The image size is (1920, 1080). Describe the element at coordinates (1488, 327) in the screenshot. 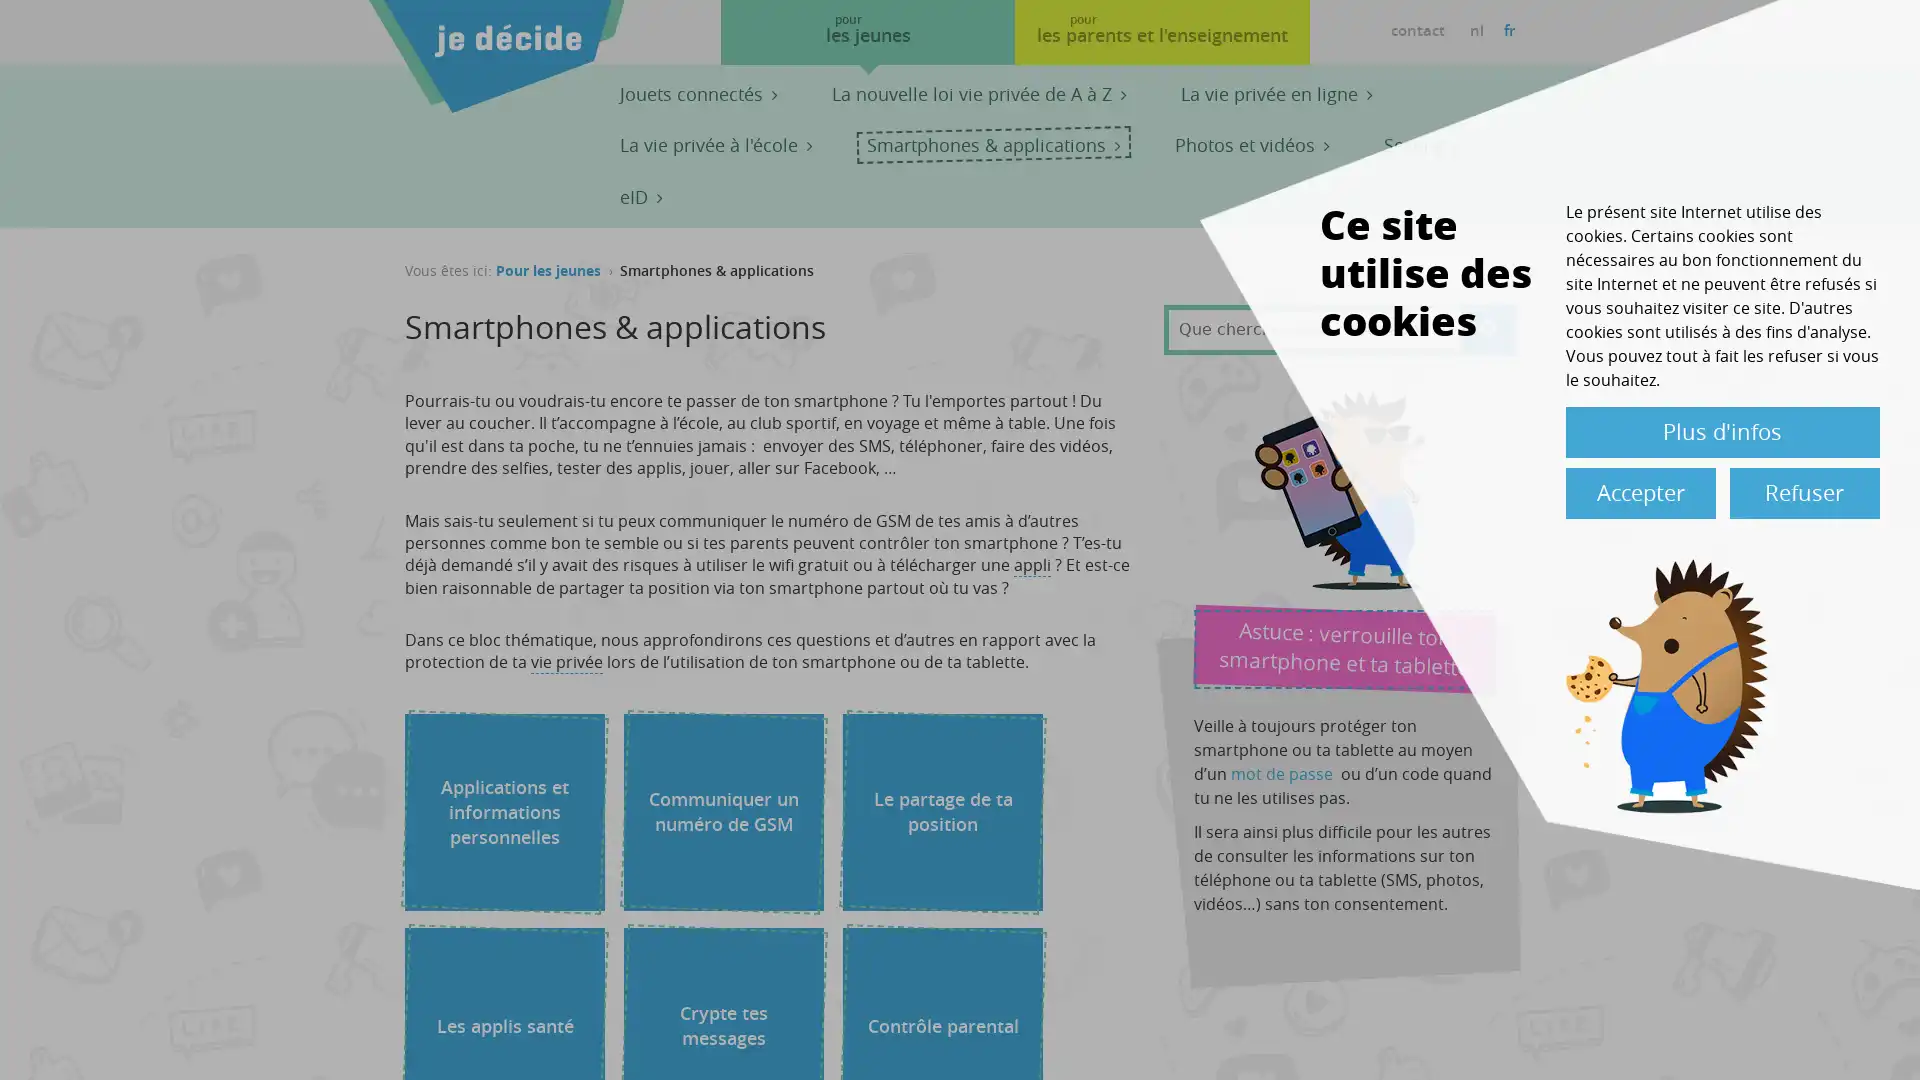

I see `Apply` at that location.